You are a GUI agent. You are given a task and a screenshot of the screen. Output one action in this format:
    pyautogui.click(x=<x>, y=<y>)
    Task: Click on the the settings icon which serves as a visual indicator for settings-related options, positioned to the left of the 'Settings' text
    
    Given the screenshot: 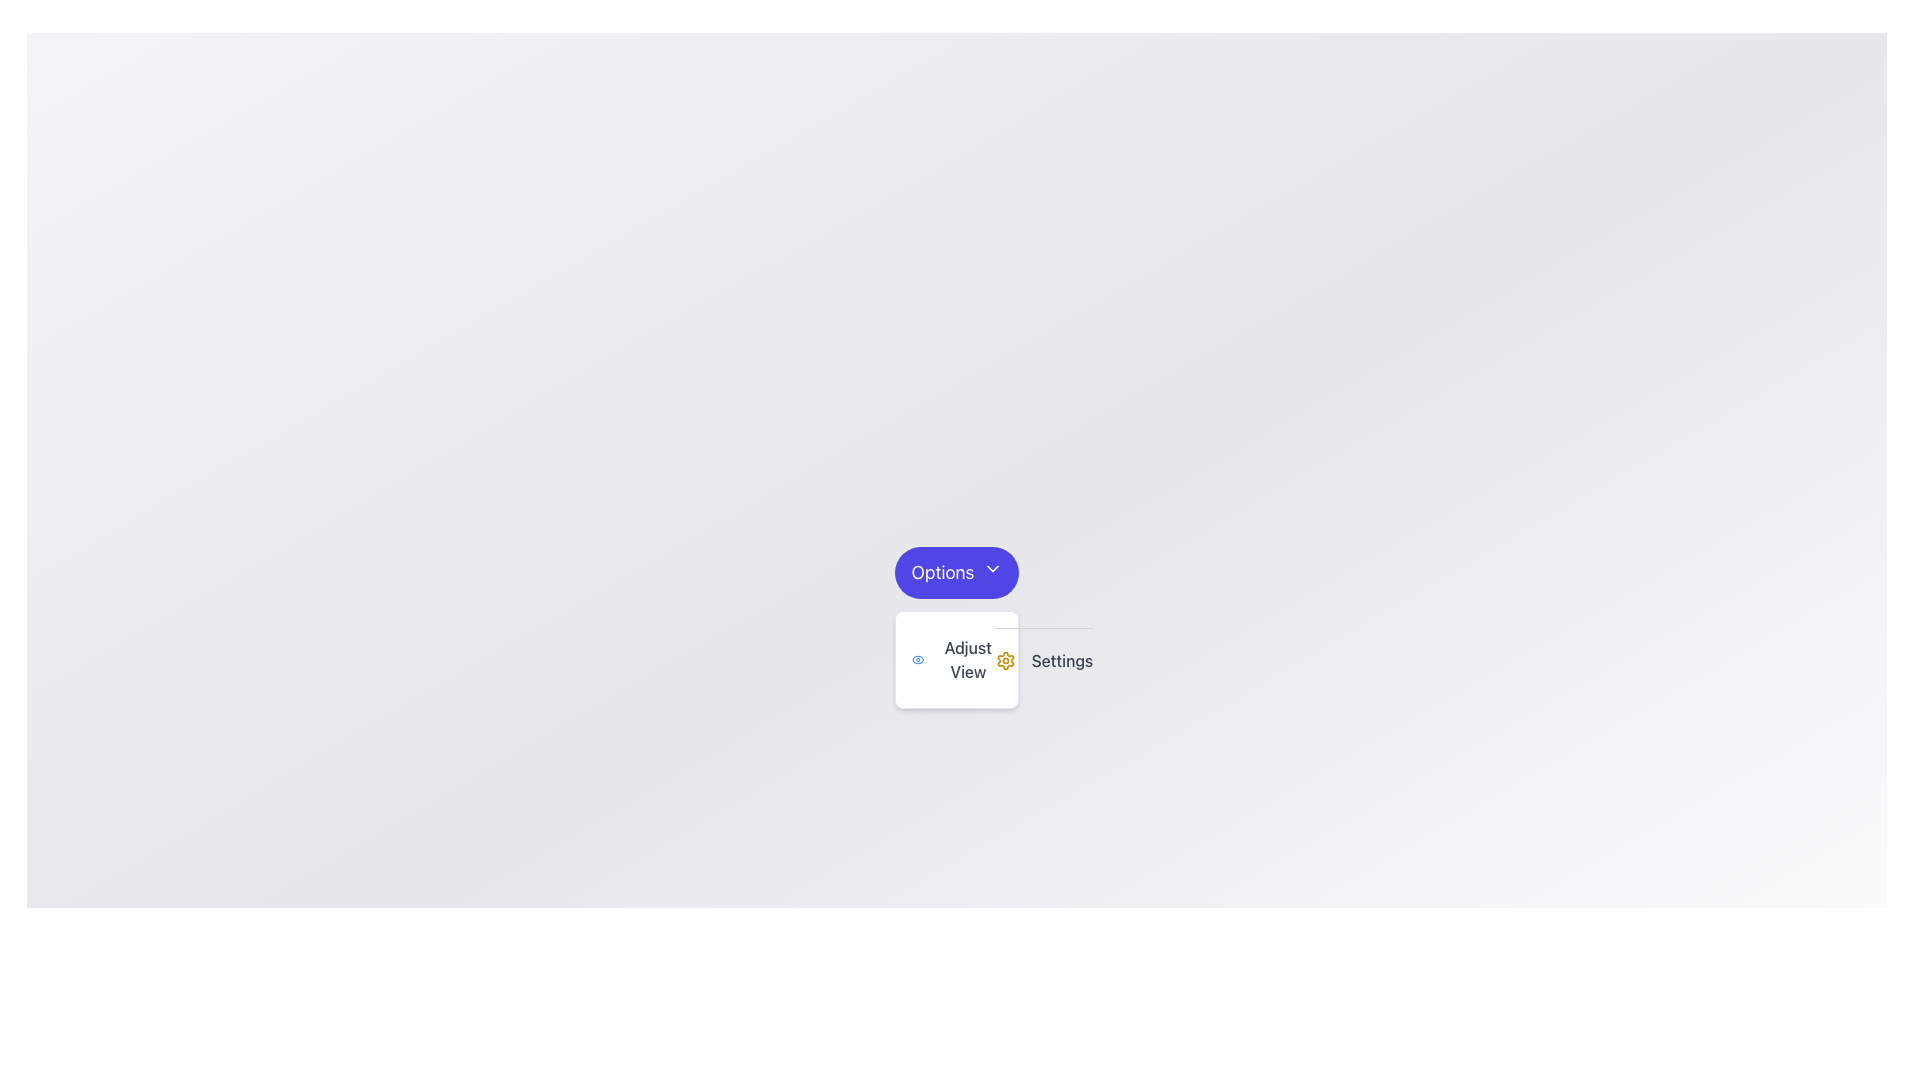 What is the action you would take?
    pyautogui.click(x=1005, y=660)
    